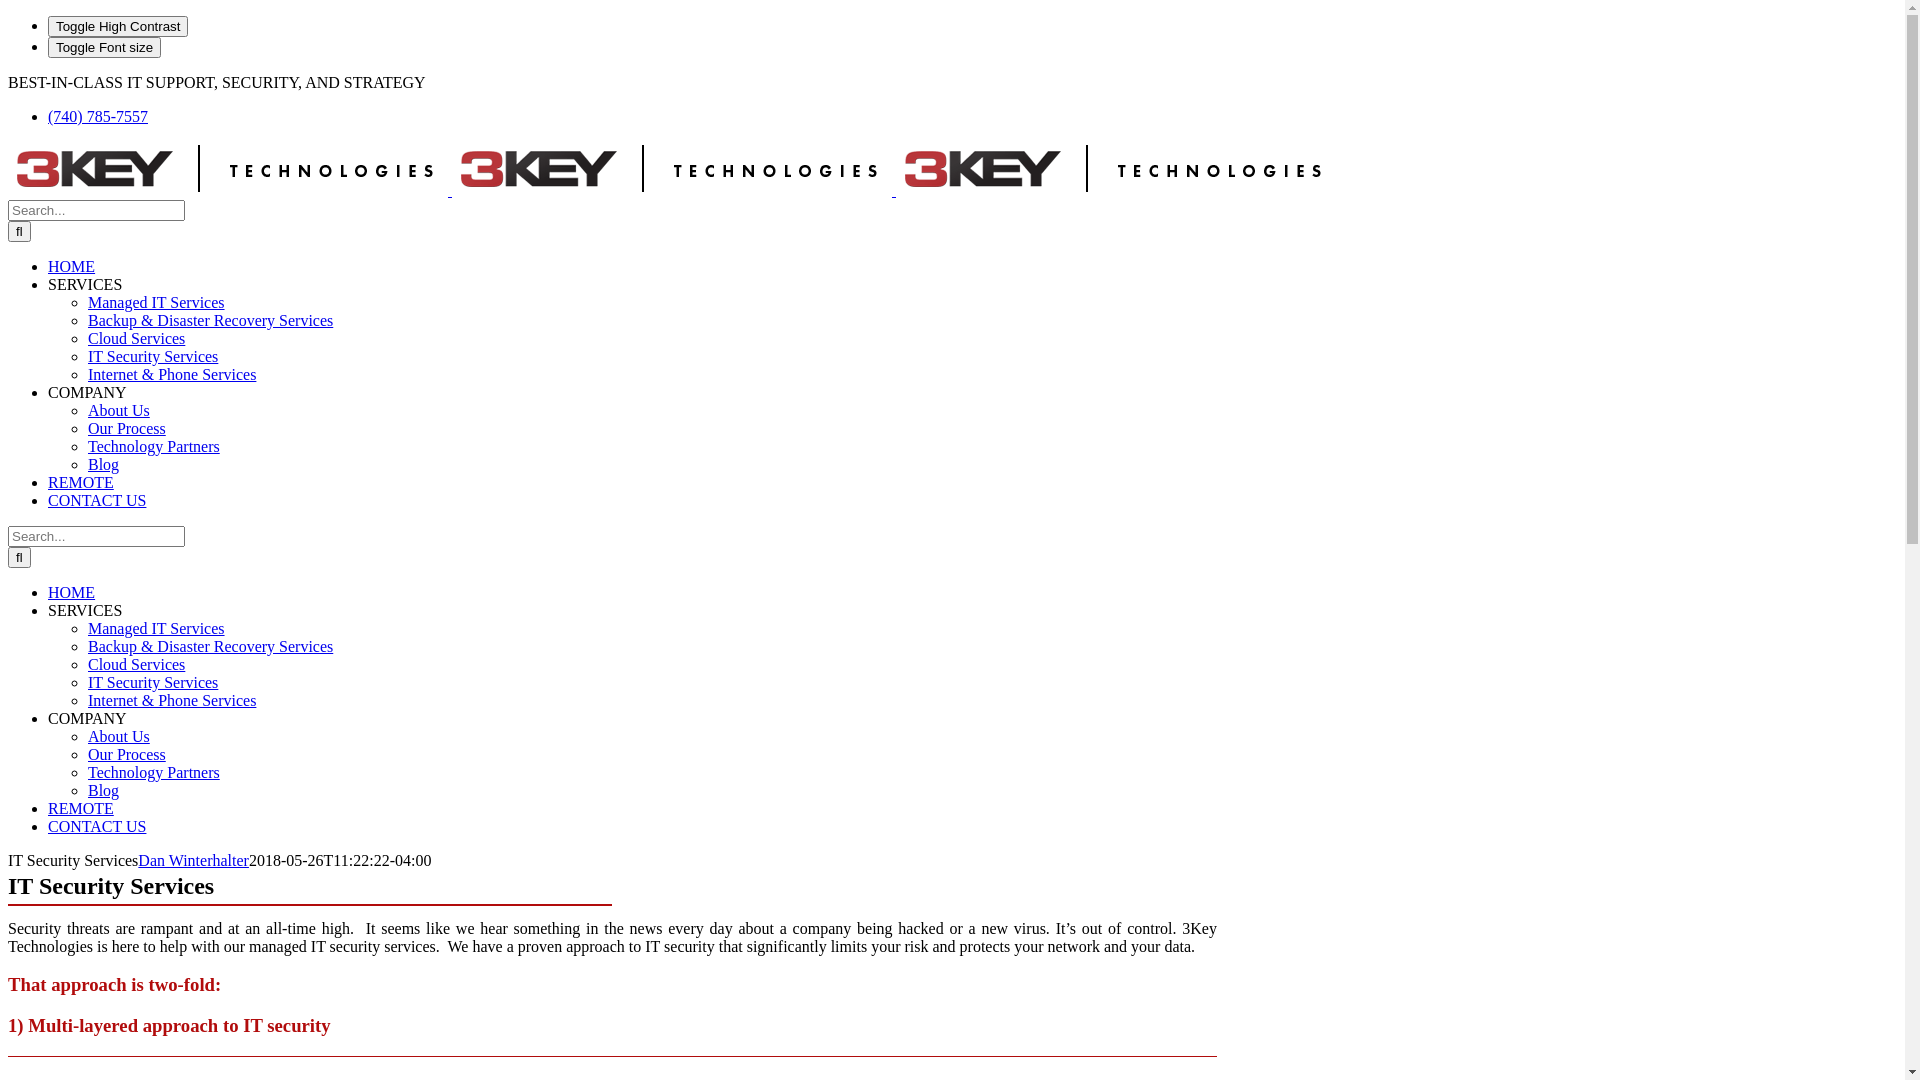 The height and width of the screenshot is (1080, 1920). Describe the element at coordinates (117, 26) in the screenshot. I see `'Toggle High Contrast'` at that location.